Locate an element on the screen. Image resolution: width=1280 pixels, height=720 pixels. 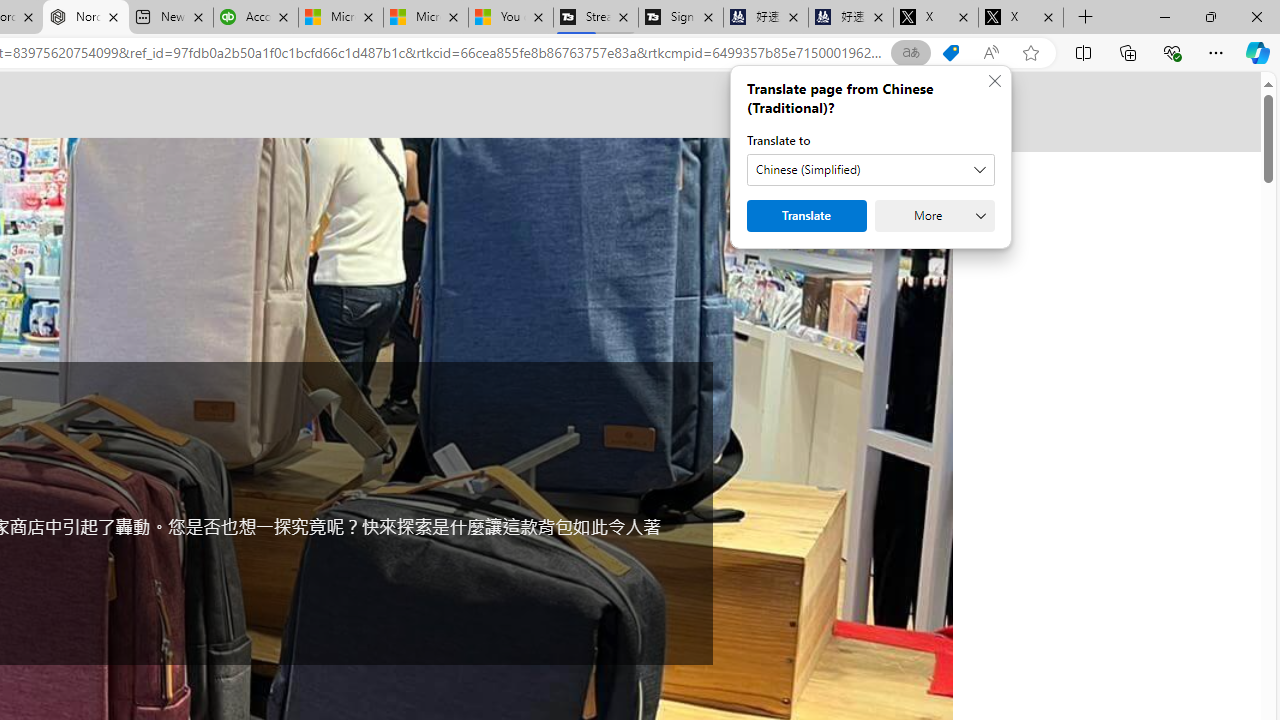
'Streaming Coverage | T3' is located at coordinates (594, 17).